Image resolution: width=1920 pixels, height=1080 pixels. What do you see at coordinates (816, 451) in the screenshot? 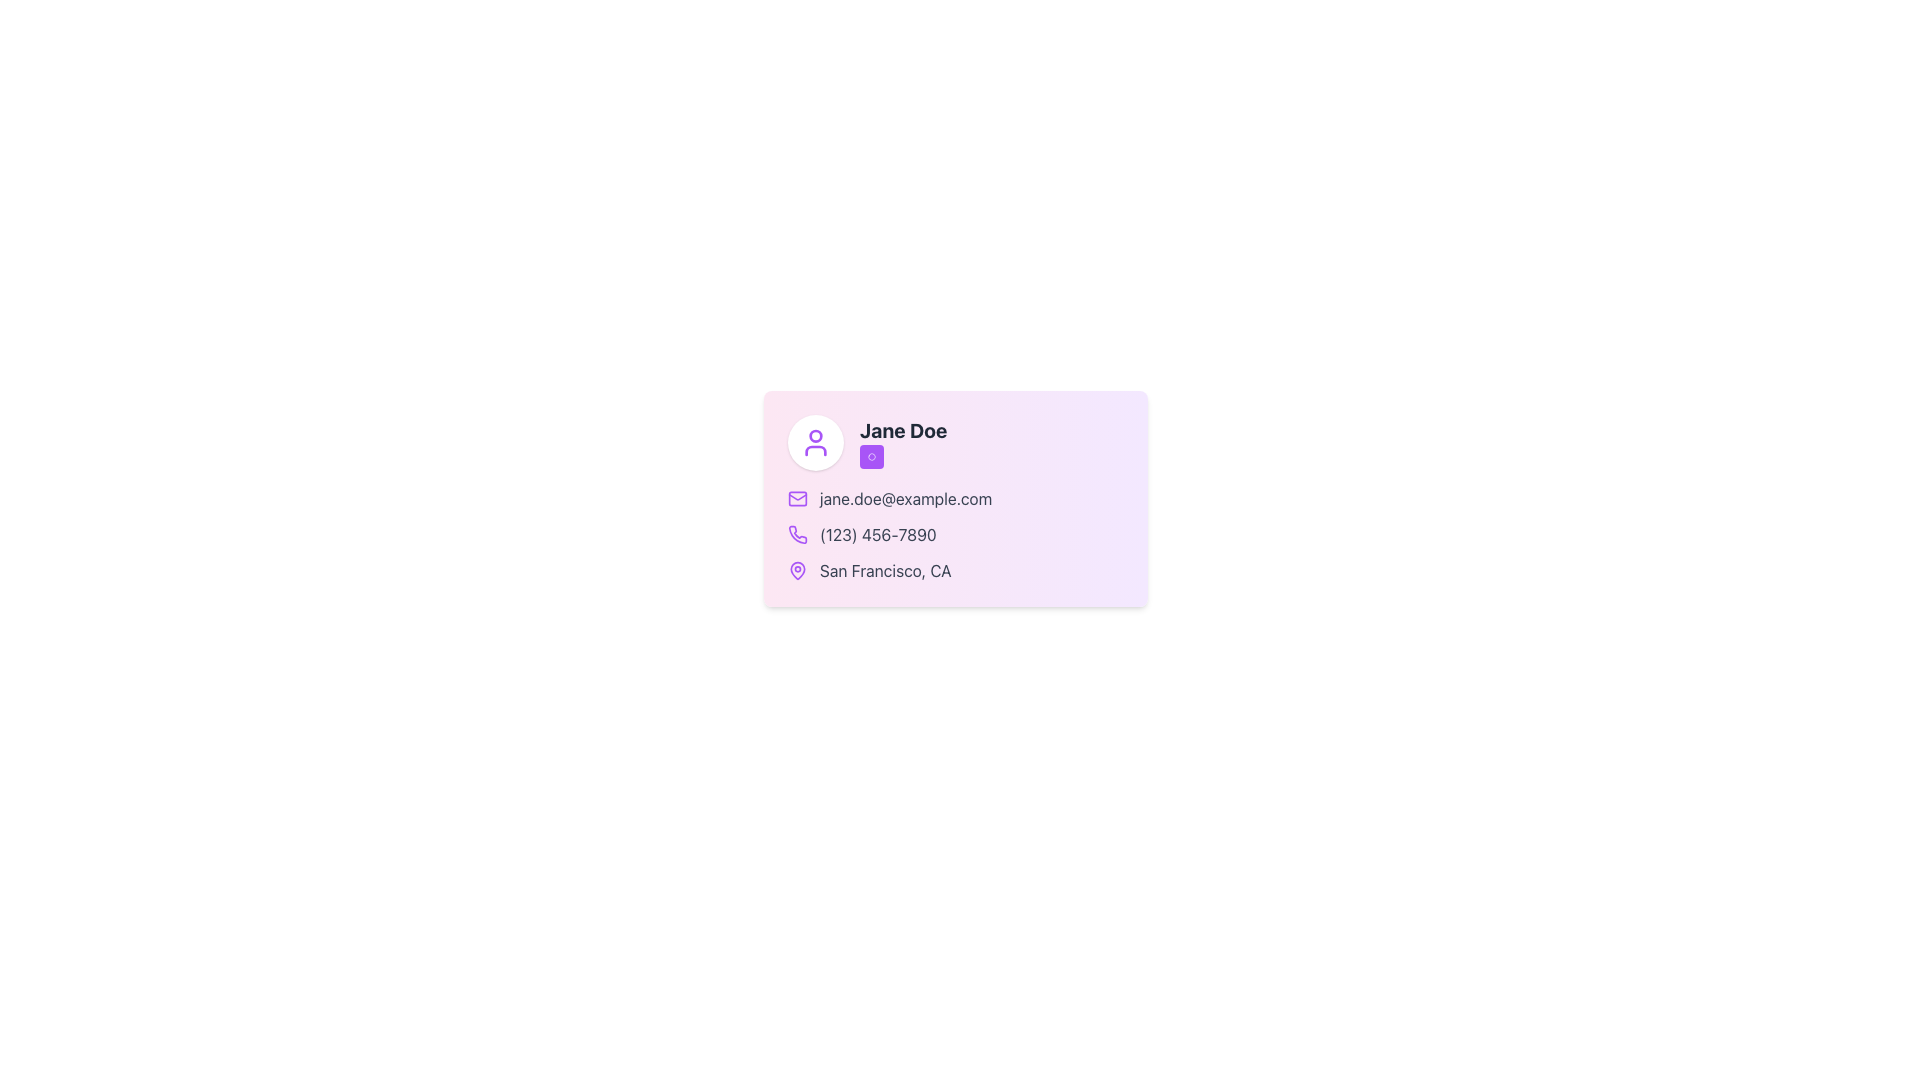
I see `the vector graphical element representing the user icon above the name 'Jane Doe' in the card layout` at bounding box center [816, 451].